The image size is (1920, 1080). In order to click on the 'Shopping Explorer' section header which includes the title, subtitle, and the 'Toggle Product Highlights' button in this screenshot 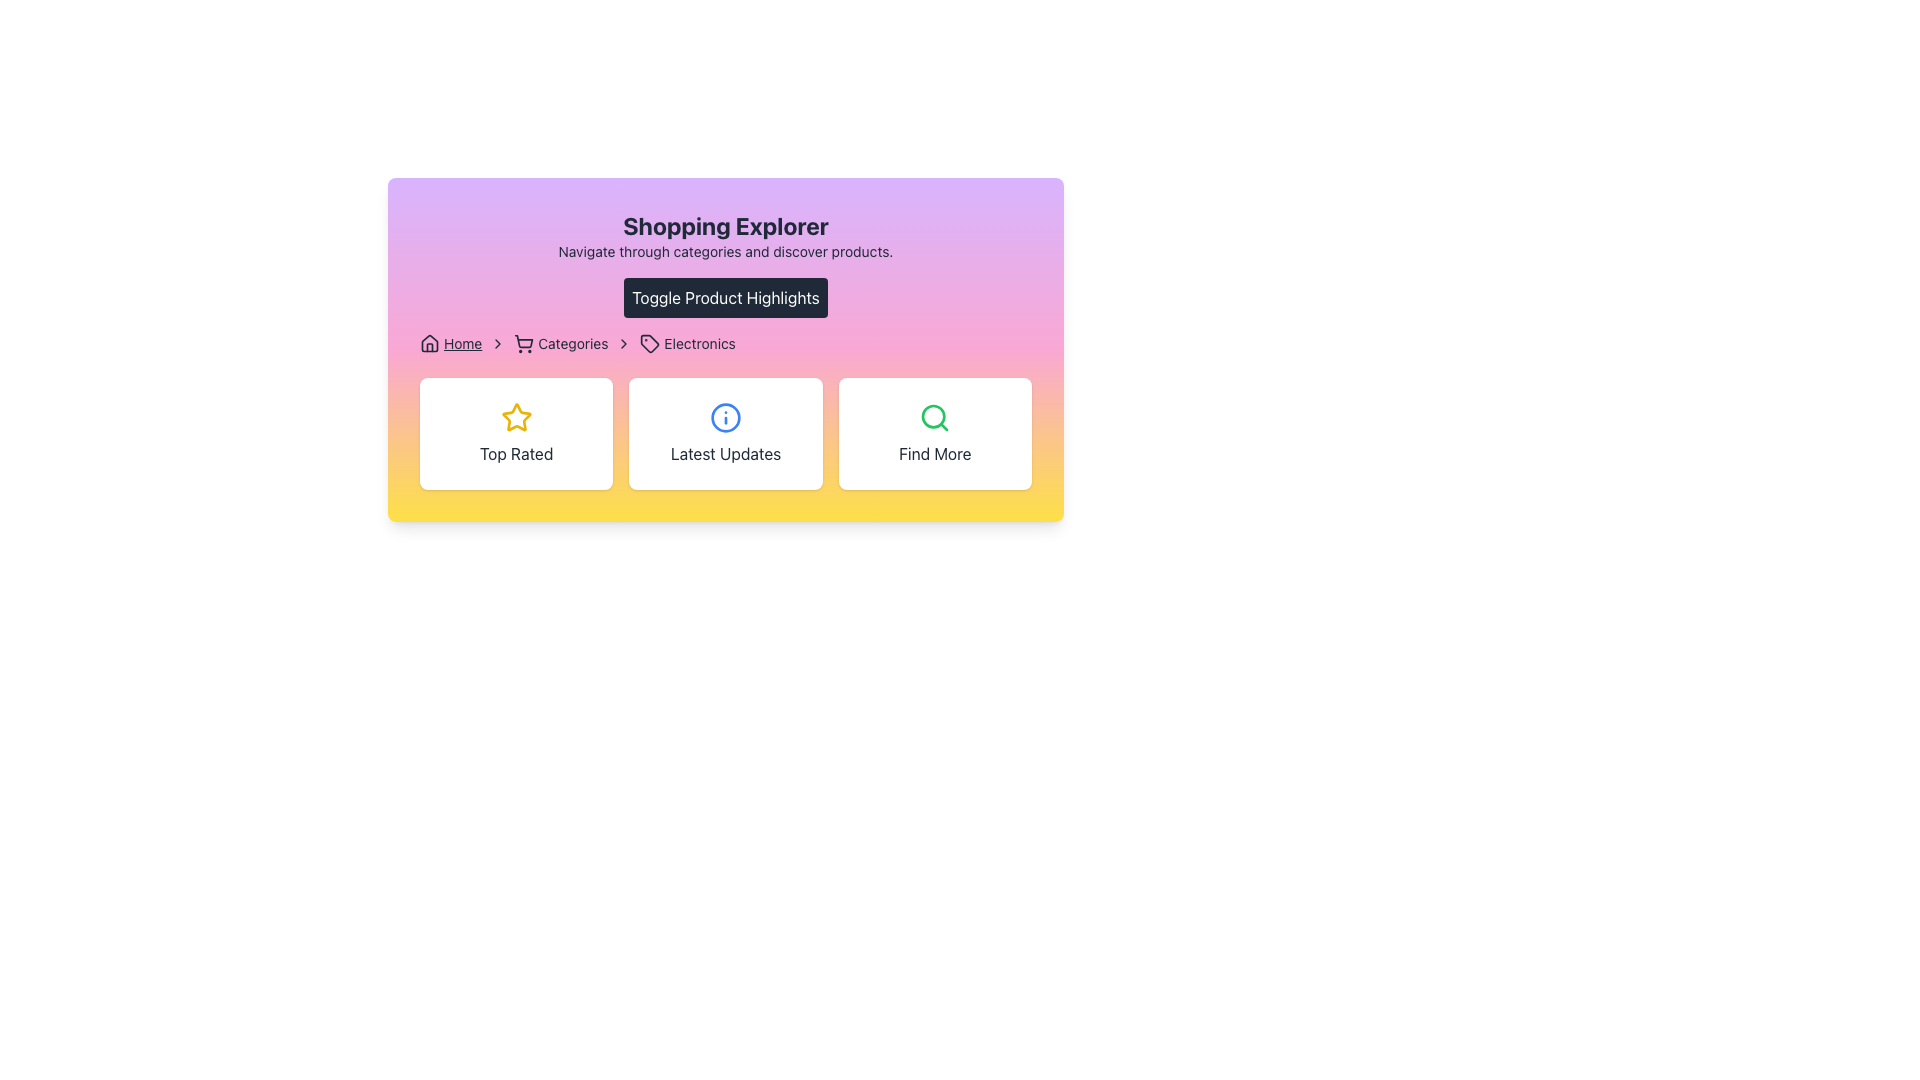, I will do `click(724, 262)`.